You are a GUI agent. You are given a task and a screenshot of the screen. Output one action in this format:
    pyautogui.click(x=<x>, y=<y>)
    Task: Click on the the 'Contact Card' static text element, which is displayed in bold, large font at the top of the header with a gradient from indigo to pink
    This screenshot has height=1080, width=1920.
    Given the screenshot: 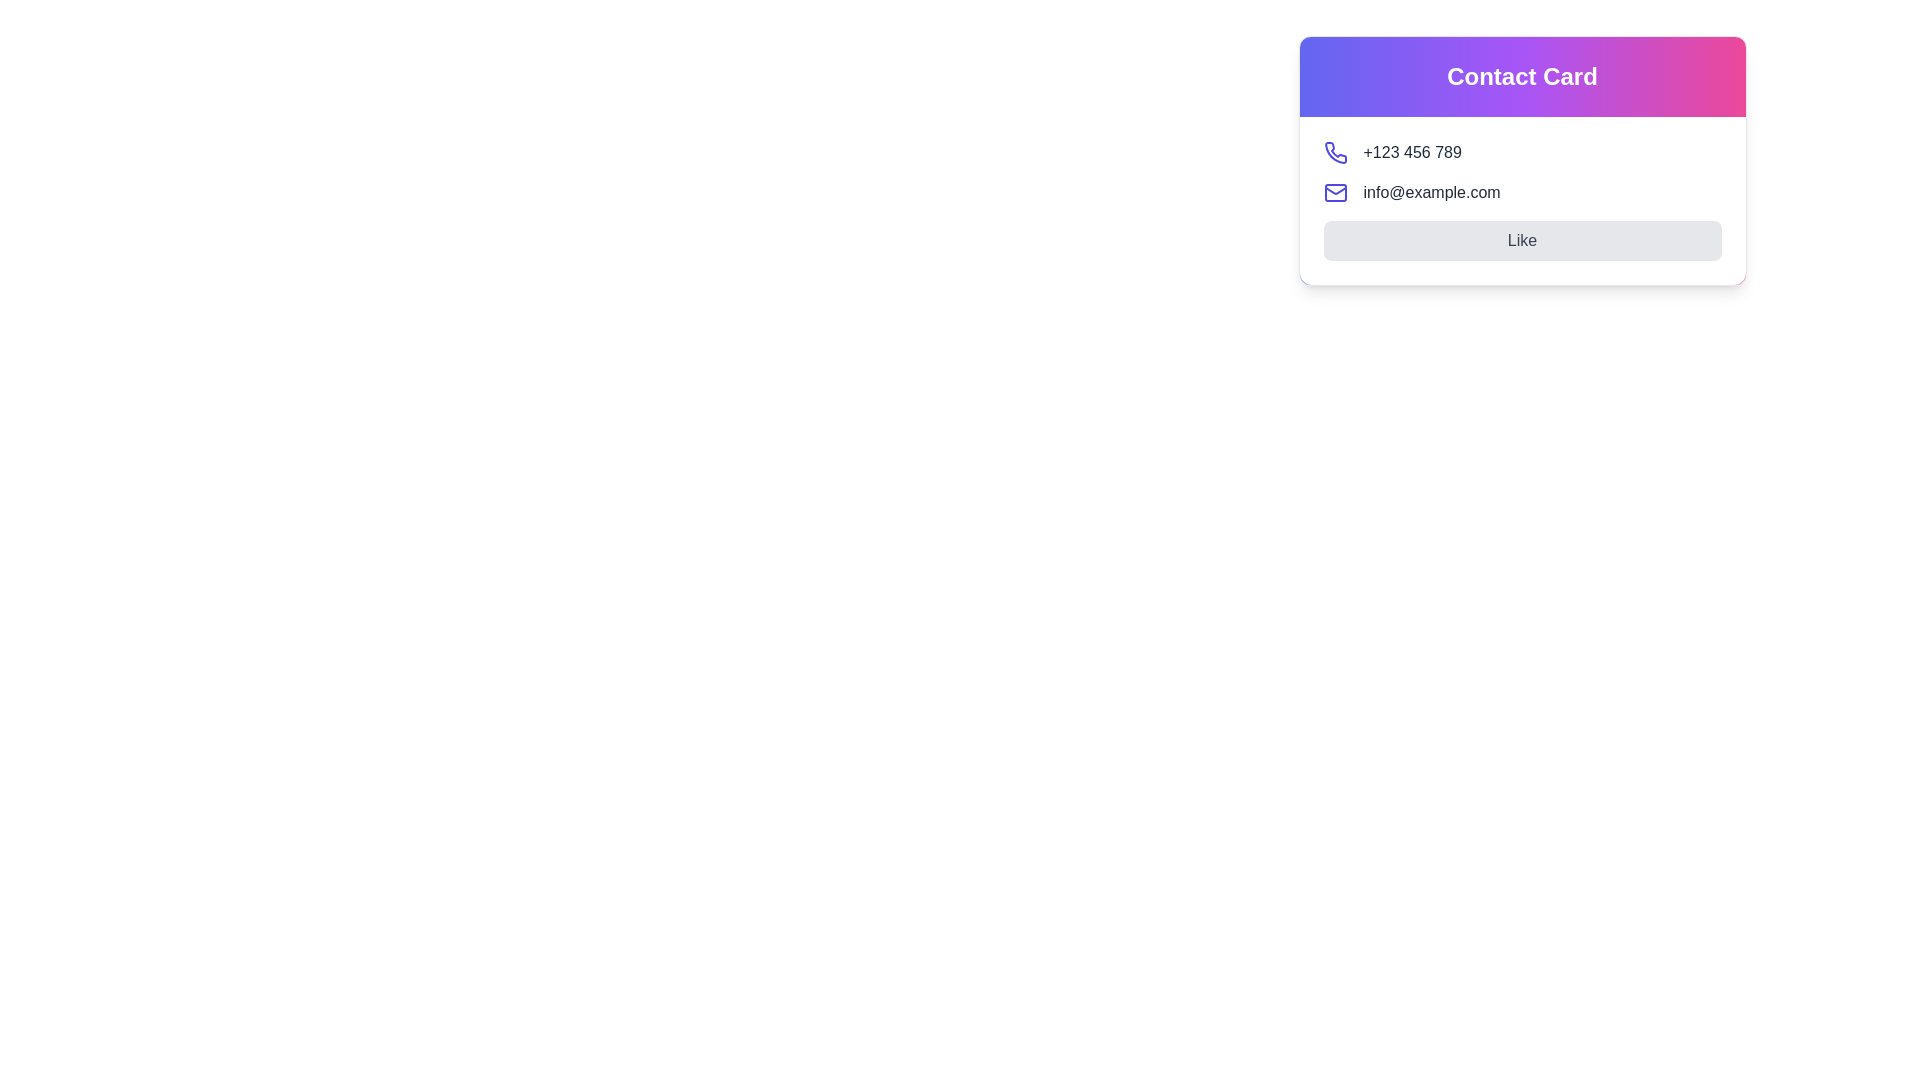 What is the action you would take?
    pyautogui.click(x=1521, y=76)
    